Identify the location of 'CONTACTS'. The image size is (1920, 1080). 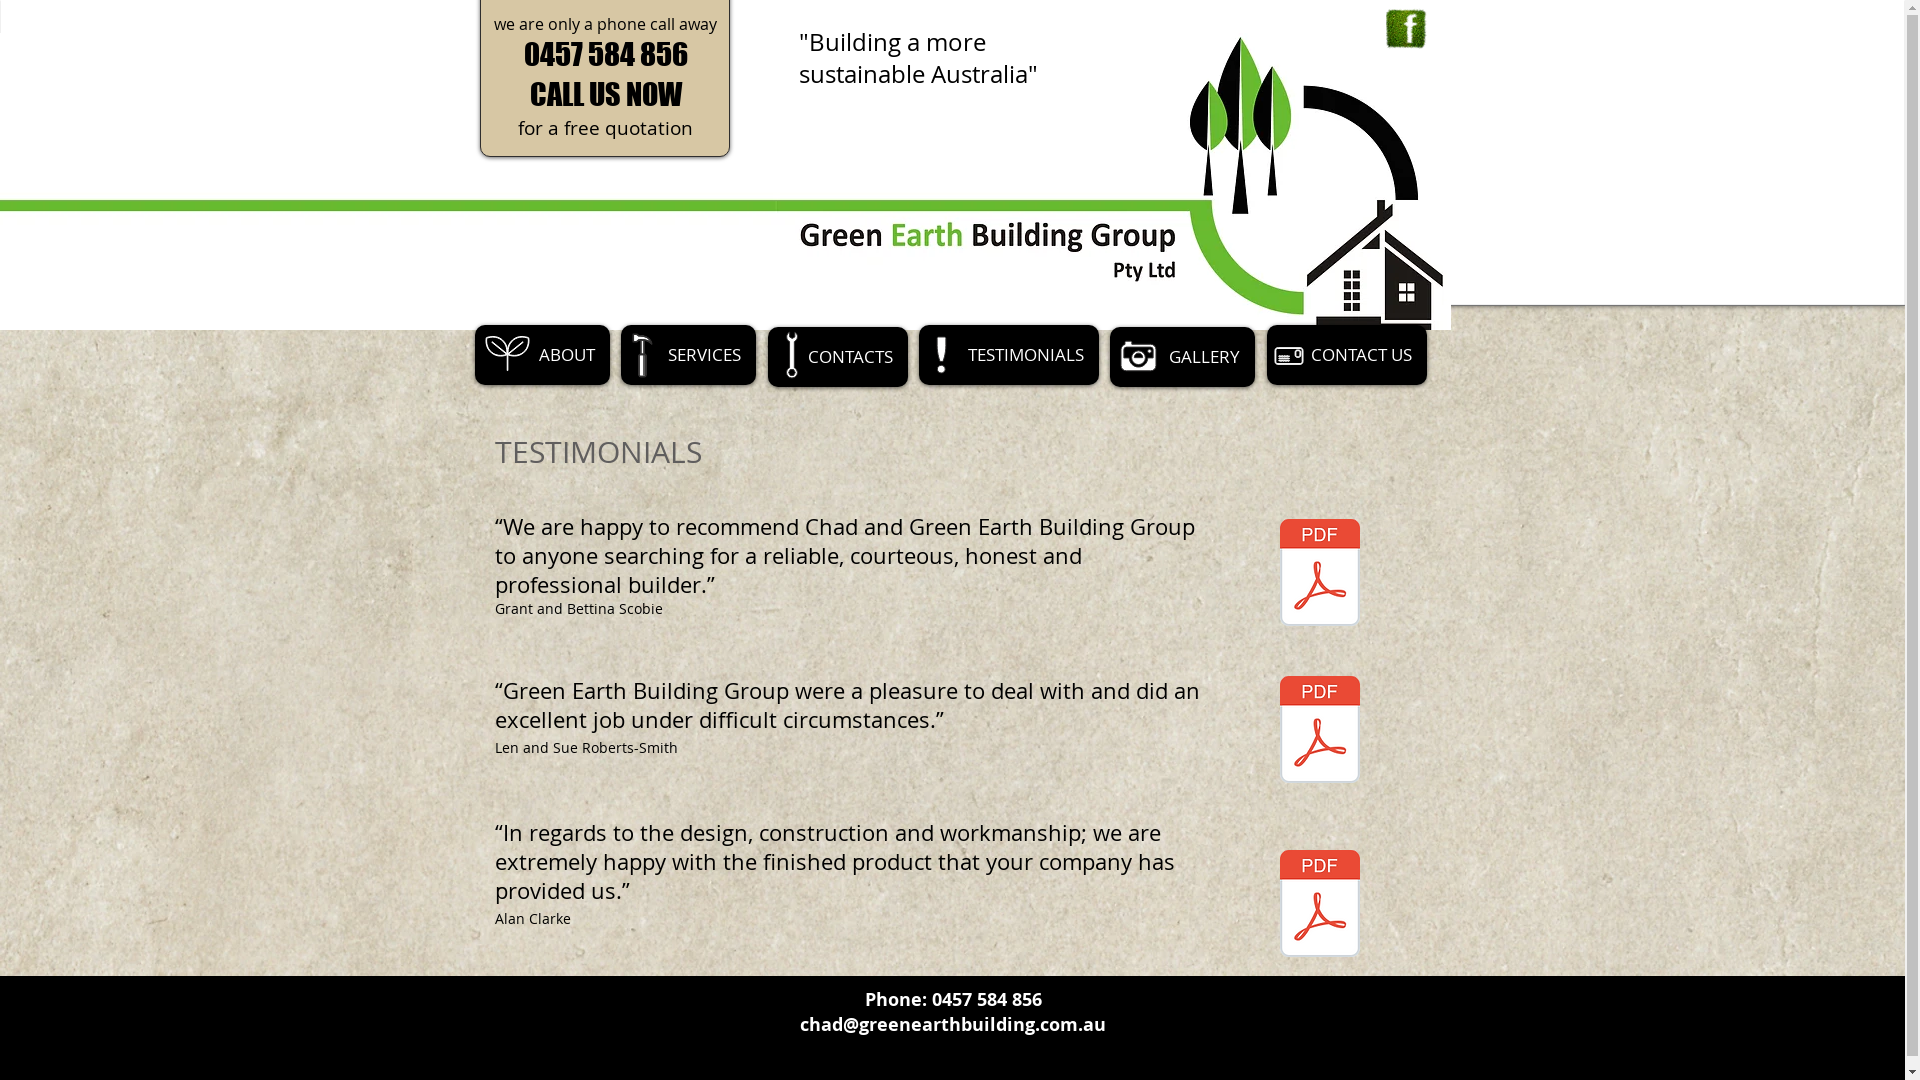
(767, 356).